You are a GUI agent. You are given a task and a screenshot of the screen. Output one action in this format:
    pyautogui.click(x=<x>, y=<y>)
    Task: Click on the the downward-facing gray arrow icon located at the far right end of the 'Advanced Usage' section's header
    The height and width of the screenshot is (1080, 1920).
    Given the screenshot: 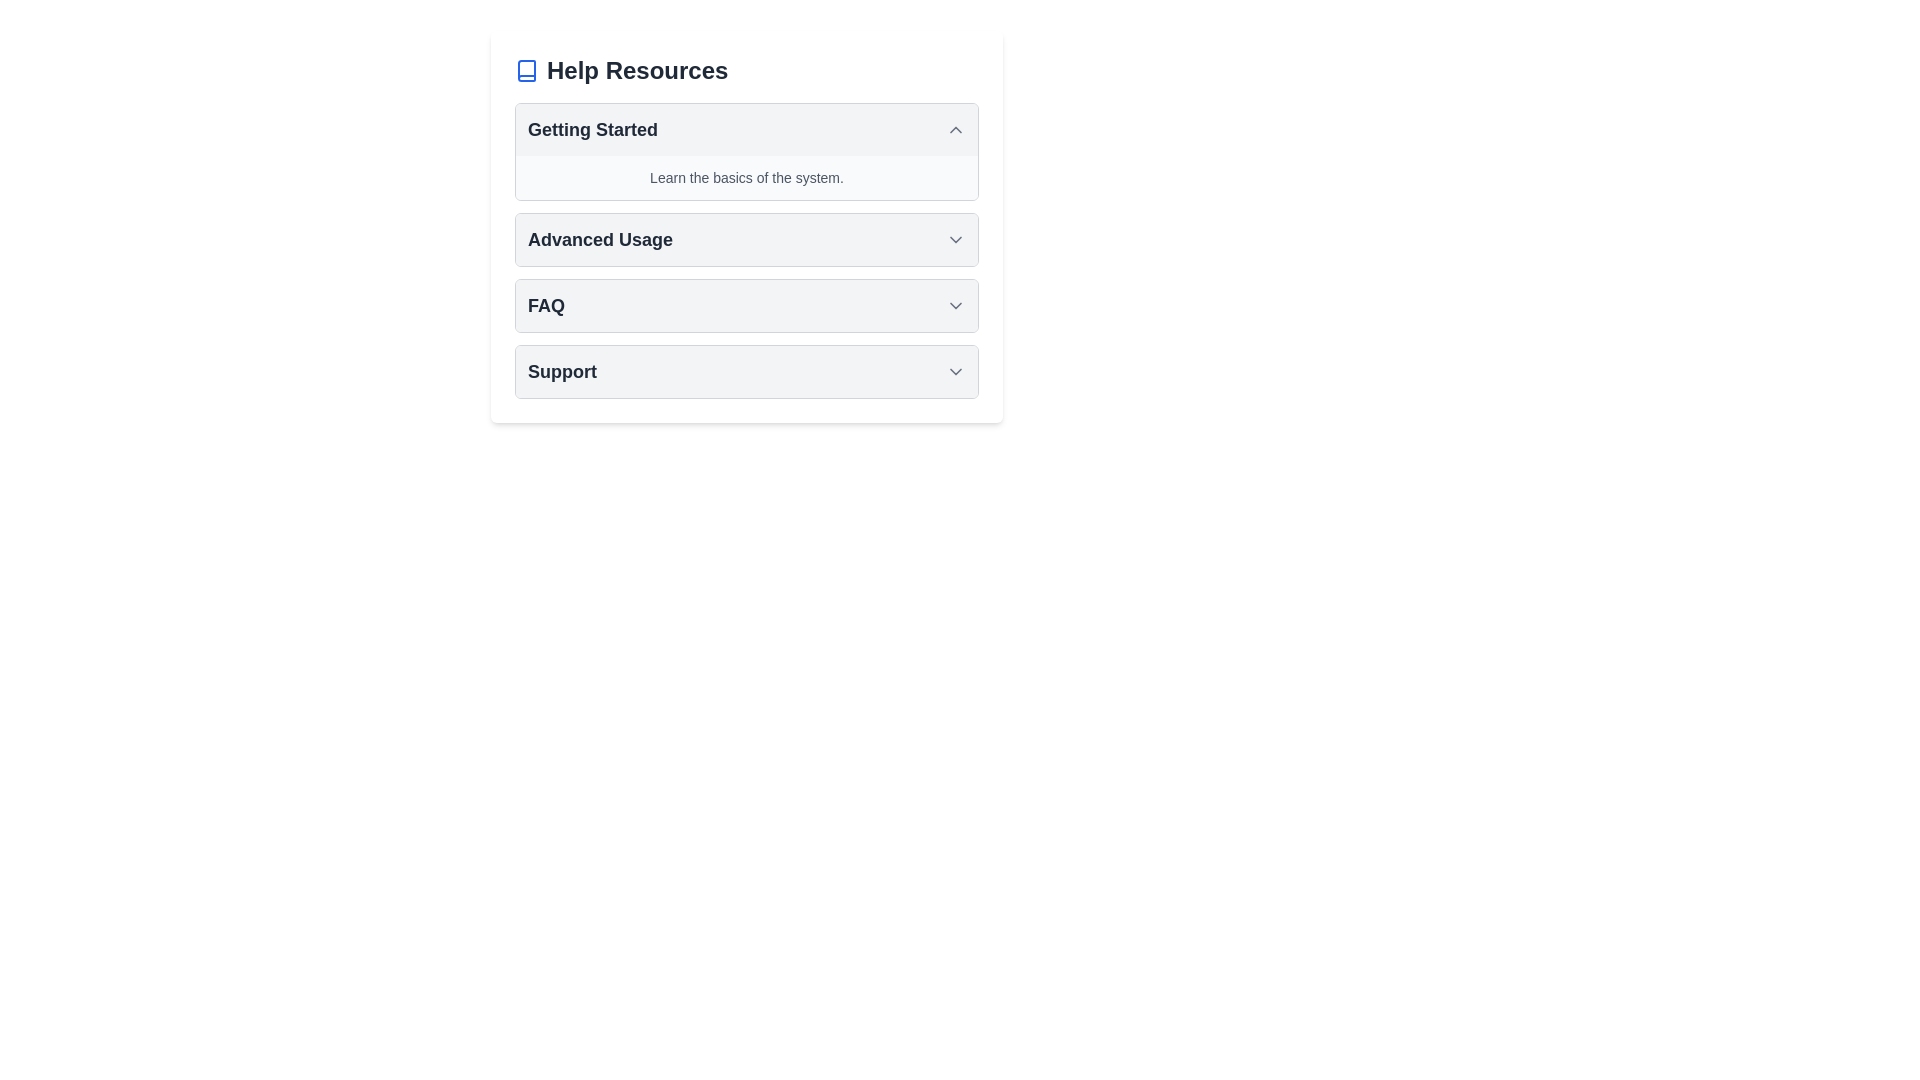 What is the action you would take?
    pyautogui.click(x=954, y=238)
    